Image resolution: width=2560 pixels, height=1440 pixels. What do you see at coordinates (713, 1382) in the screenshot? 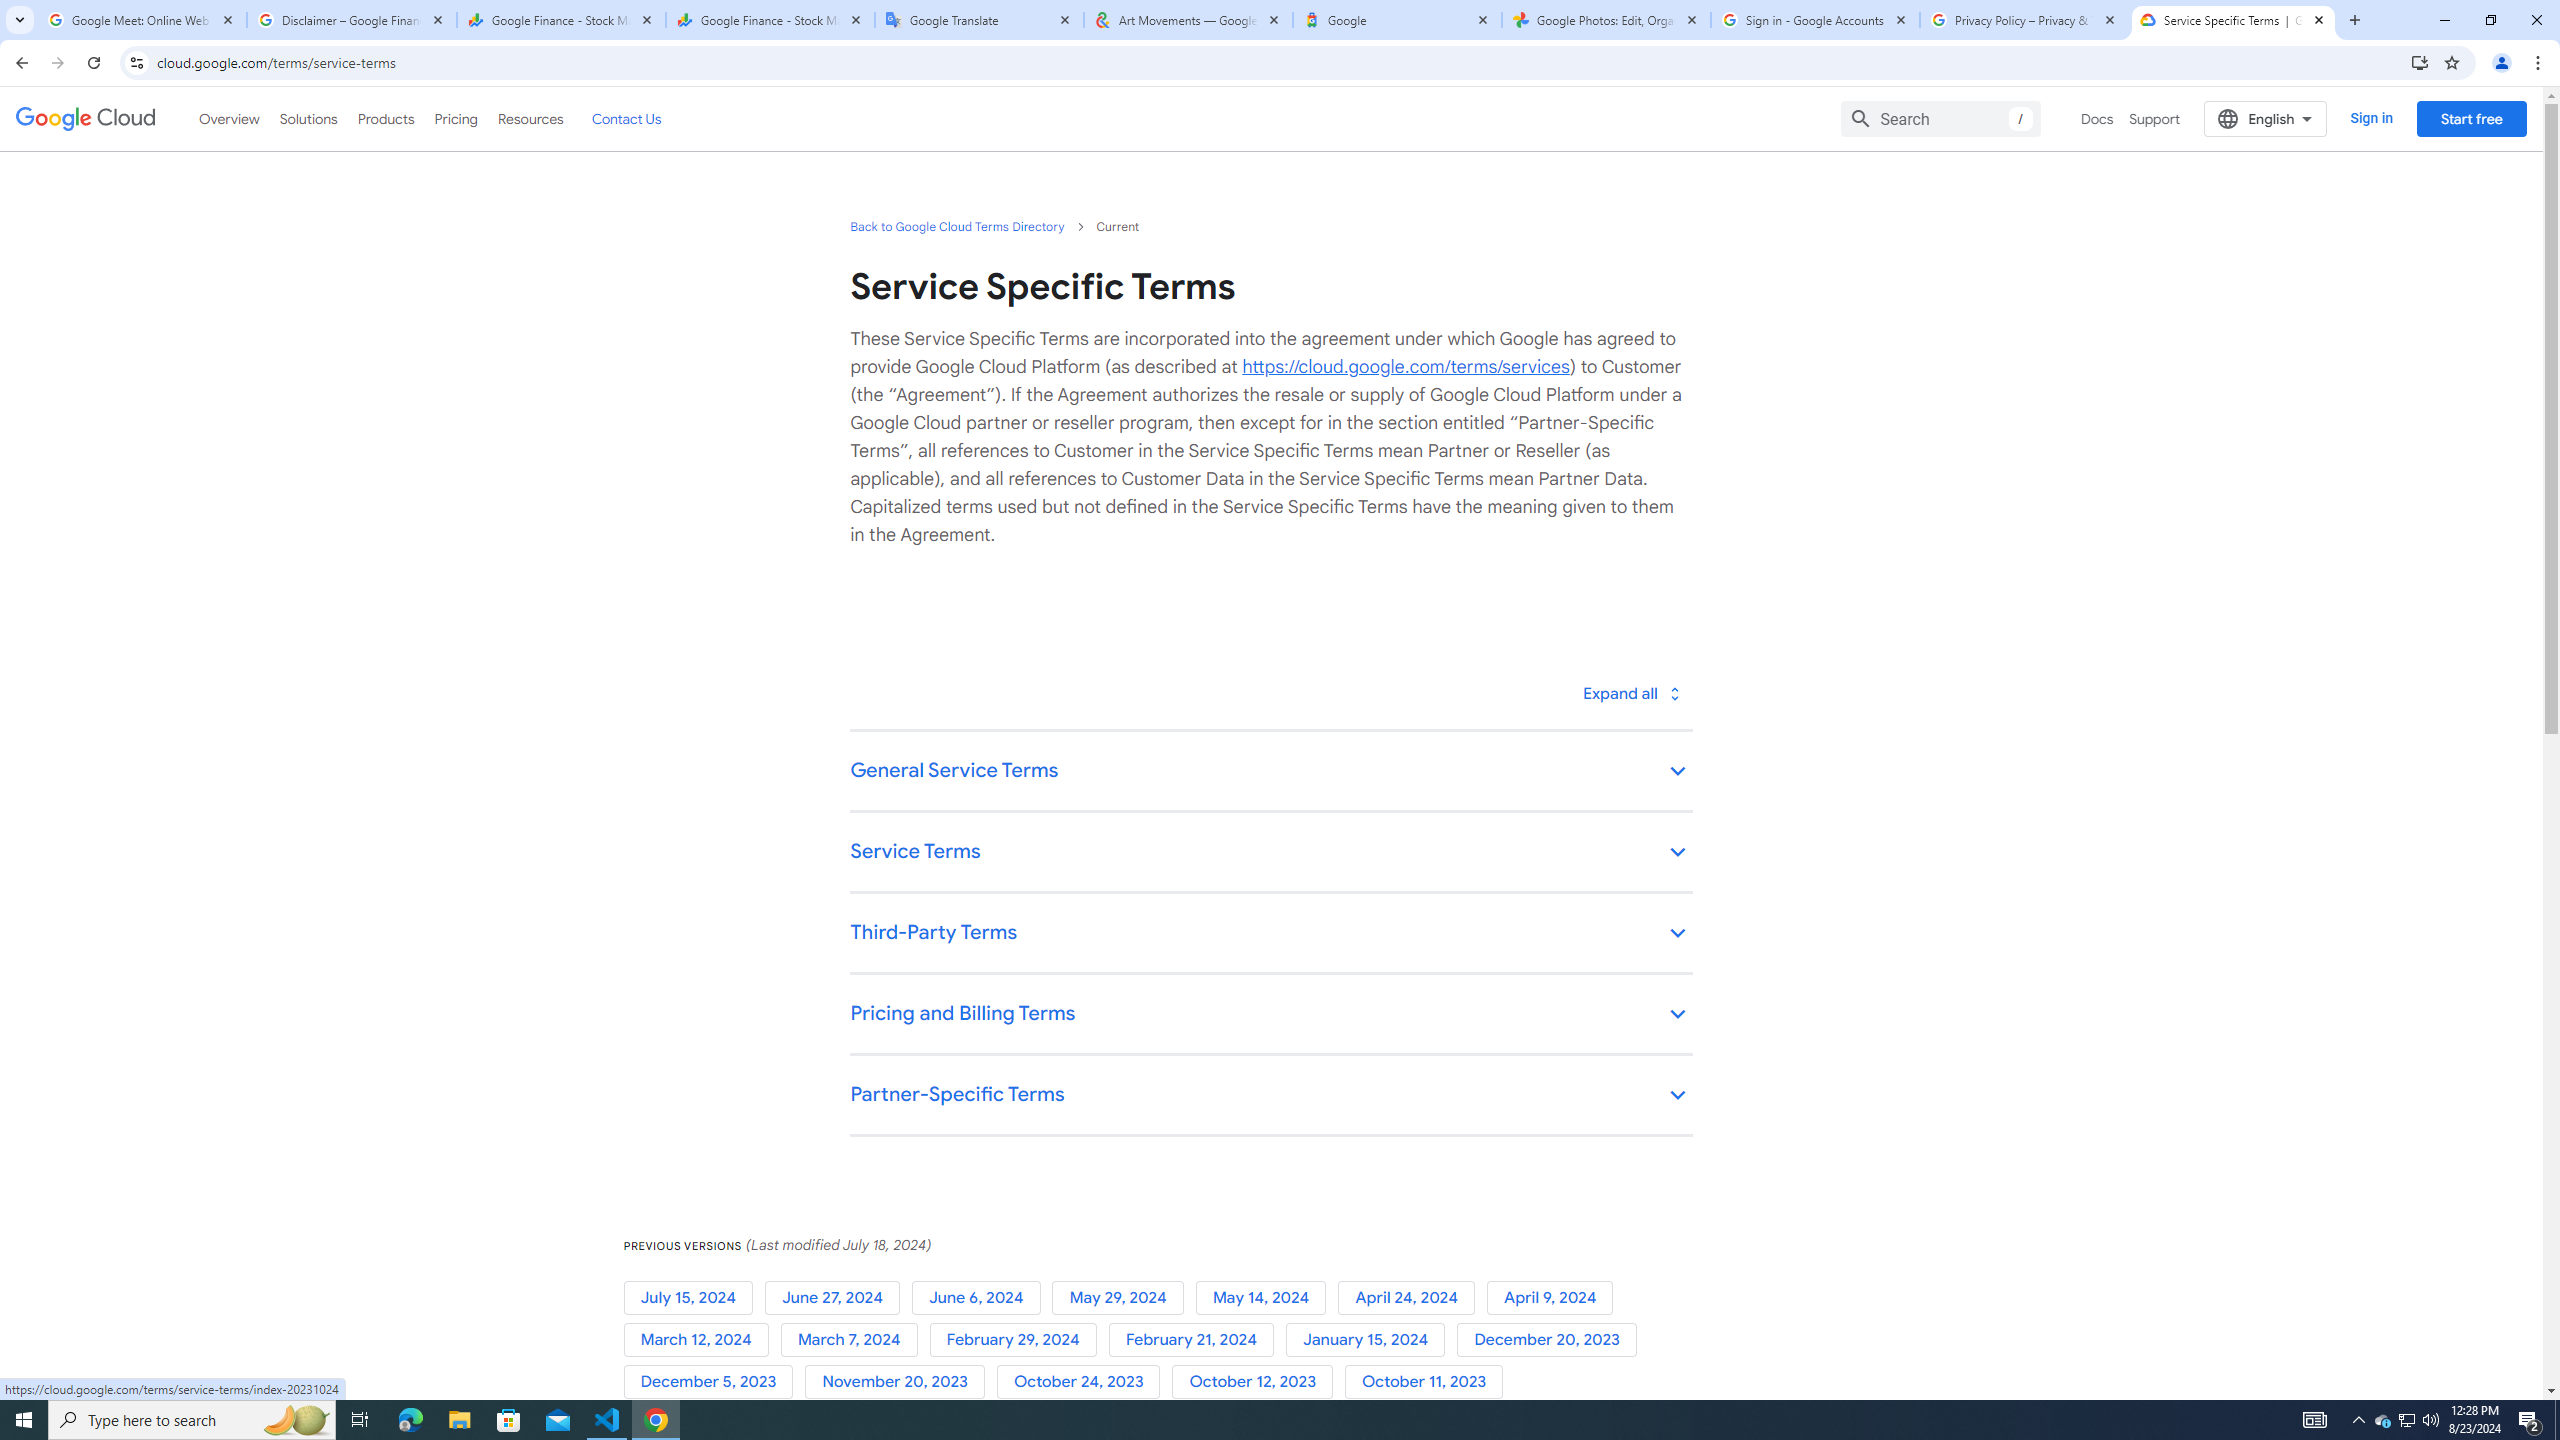
I see `'December 5, 2023'` at bounding box center [713, 1382].